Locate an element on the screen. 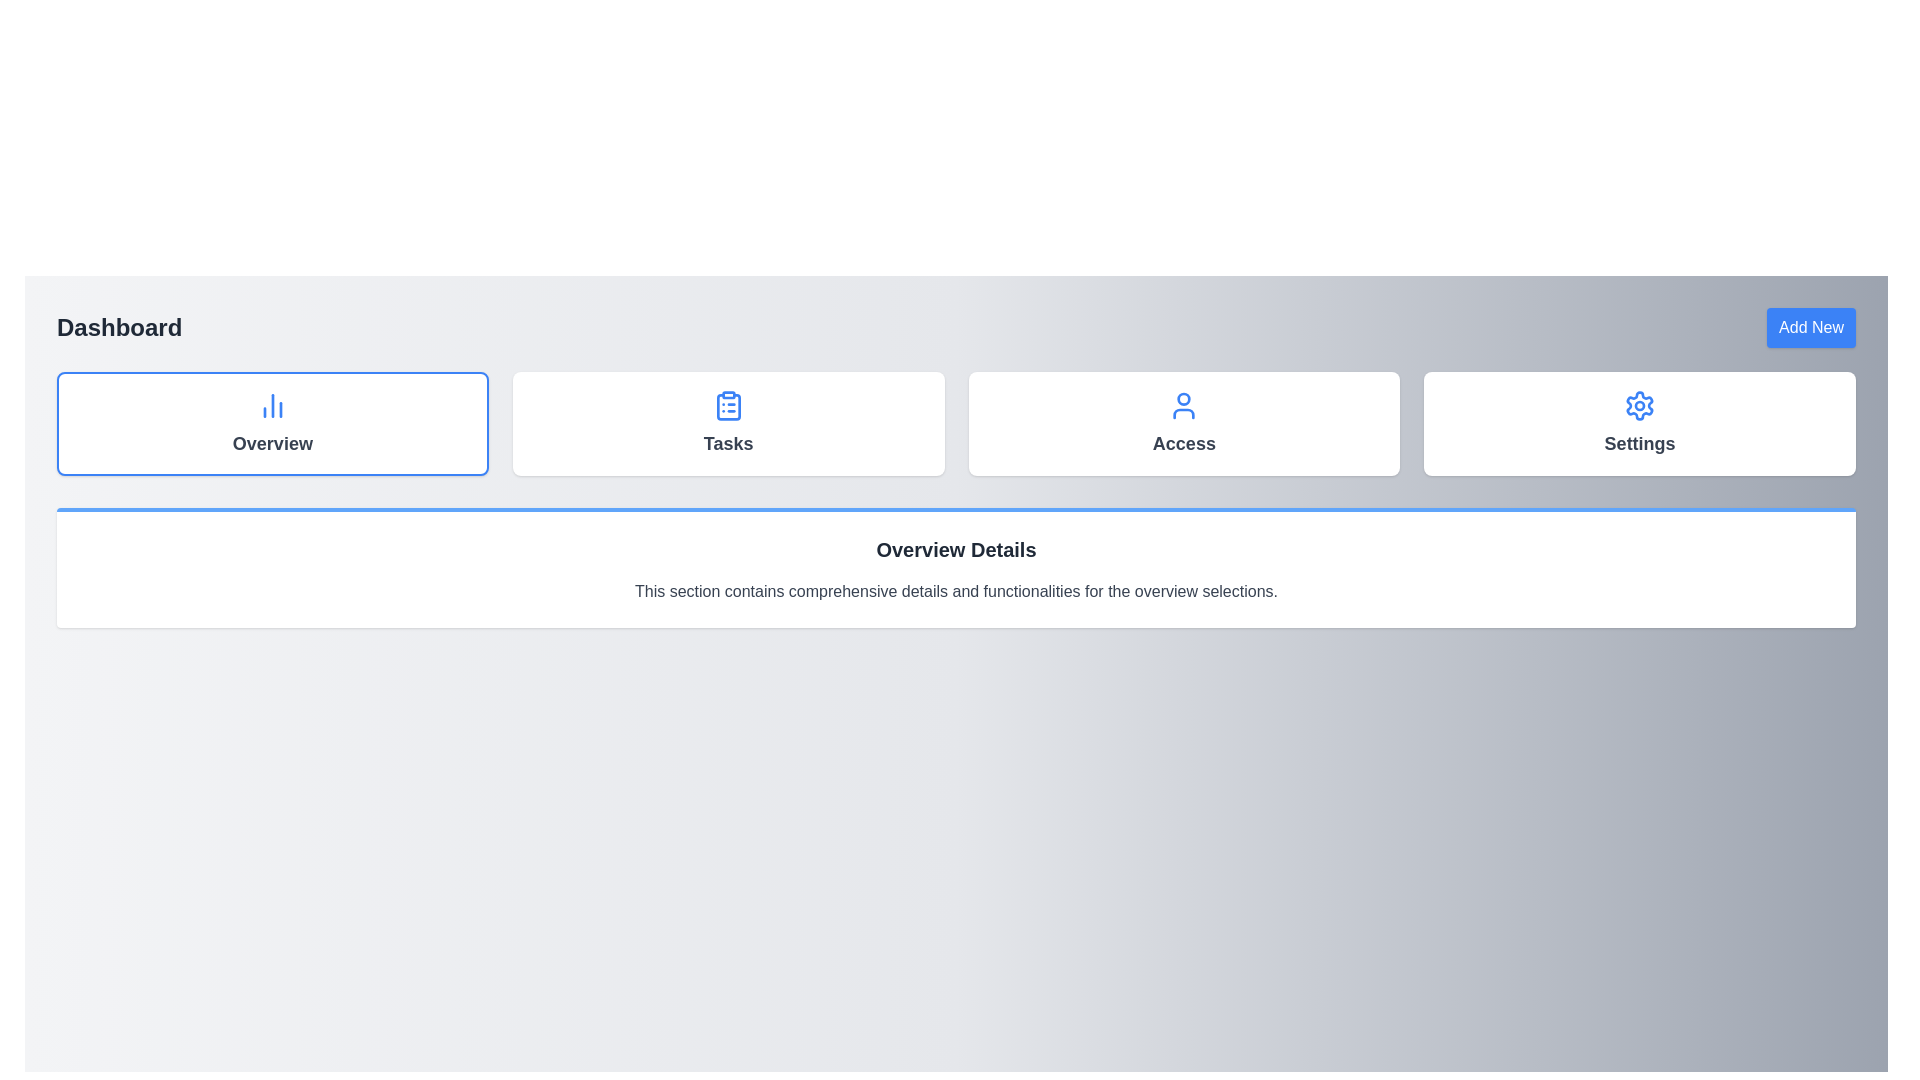 The width and height of the screenshot is (1920, 1080). the 'Tasks' icon located above the text 'Tasks' is located at coordinates (727, 405).